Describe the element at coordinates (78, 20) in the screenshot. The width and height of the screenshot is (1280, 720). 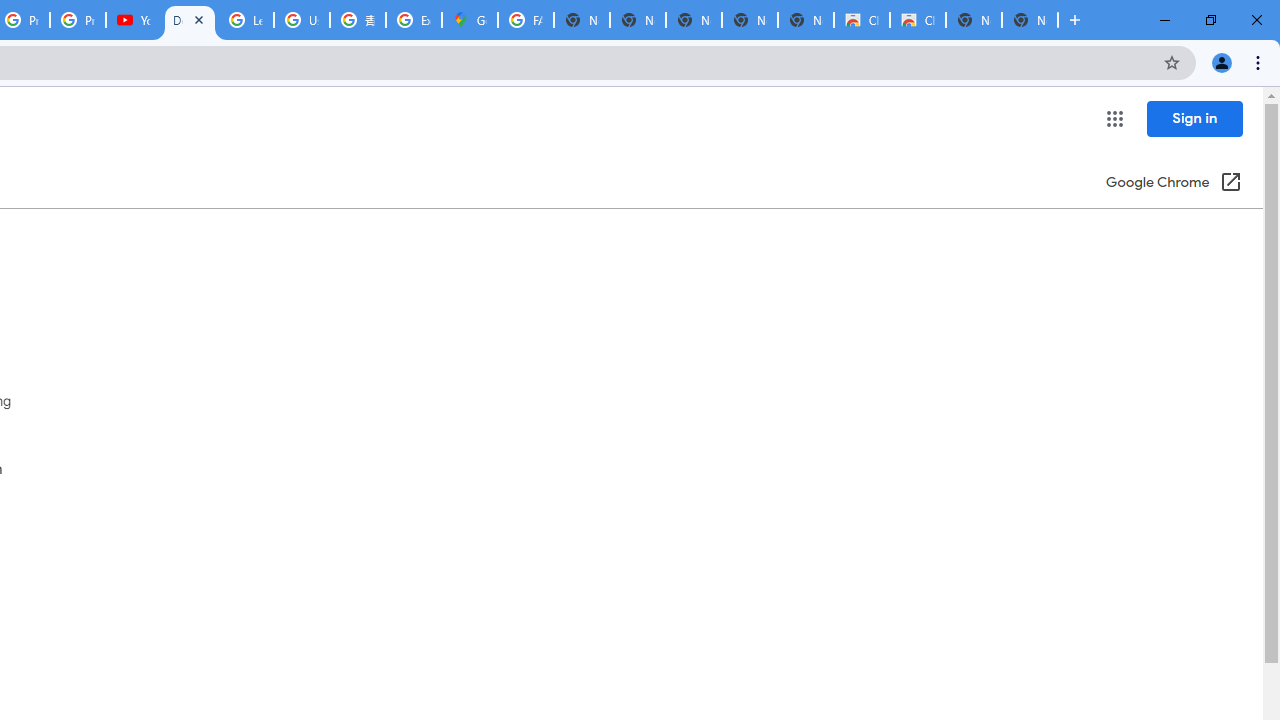
I see `'Privacy Checkup'` at that location.